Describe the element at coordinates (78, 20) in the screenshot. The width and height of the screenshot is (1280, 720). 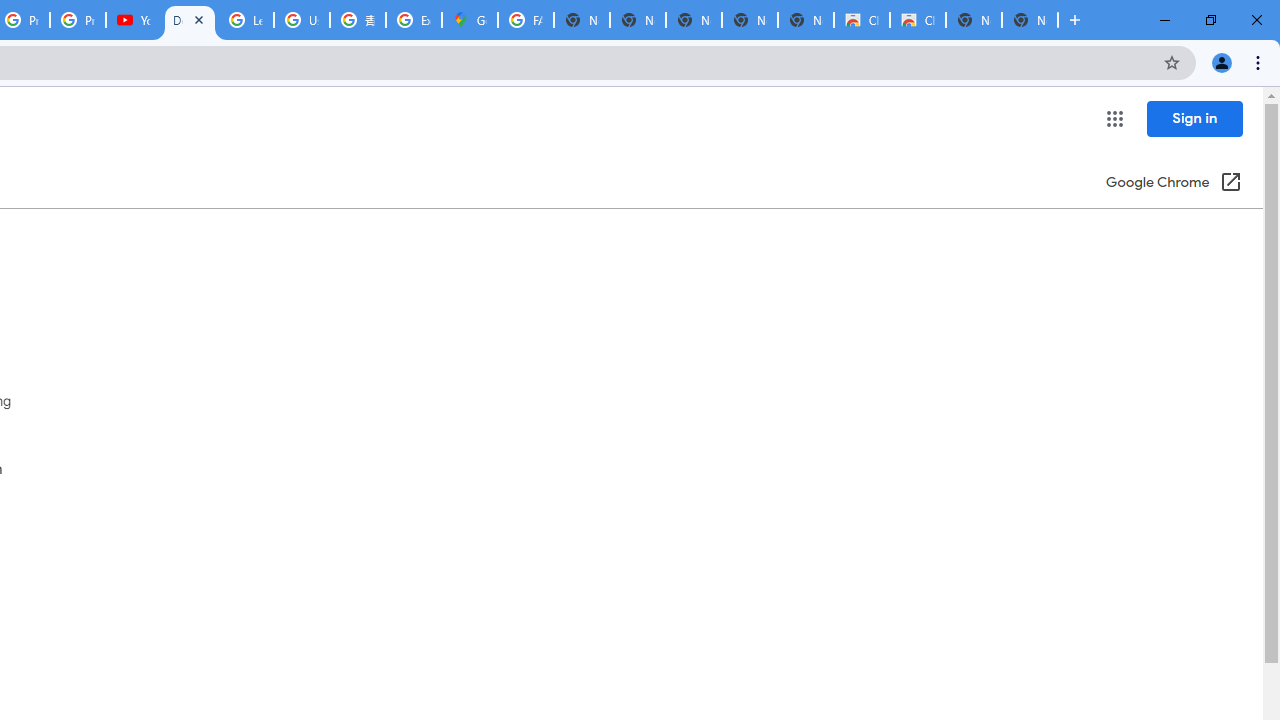
I see `'Privacy Checkup'` at that location.